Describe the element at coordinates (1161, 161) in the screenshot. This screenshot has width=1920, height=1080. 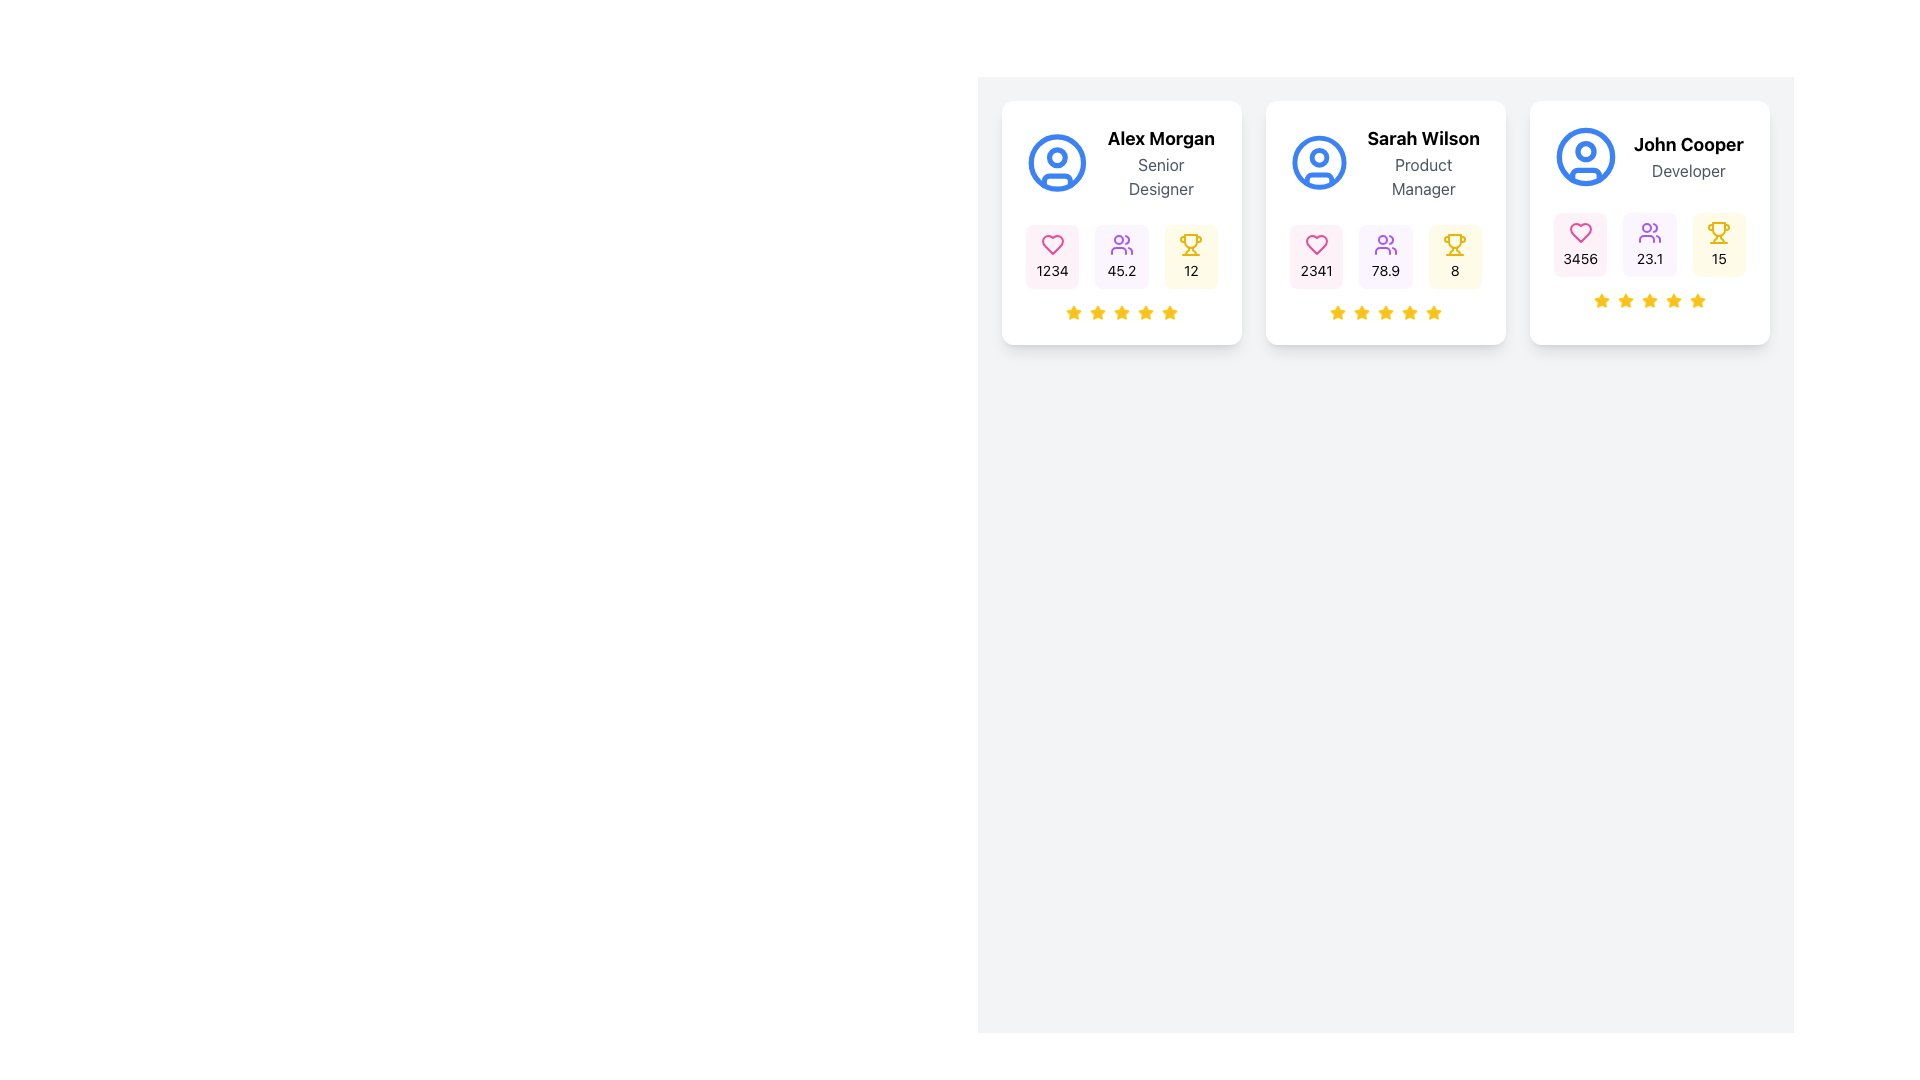
I see `the Text Label displaying 'Alex Morgan' and 'Senior Designer' in the top-left card component of the horizontal list` at that location.